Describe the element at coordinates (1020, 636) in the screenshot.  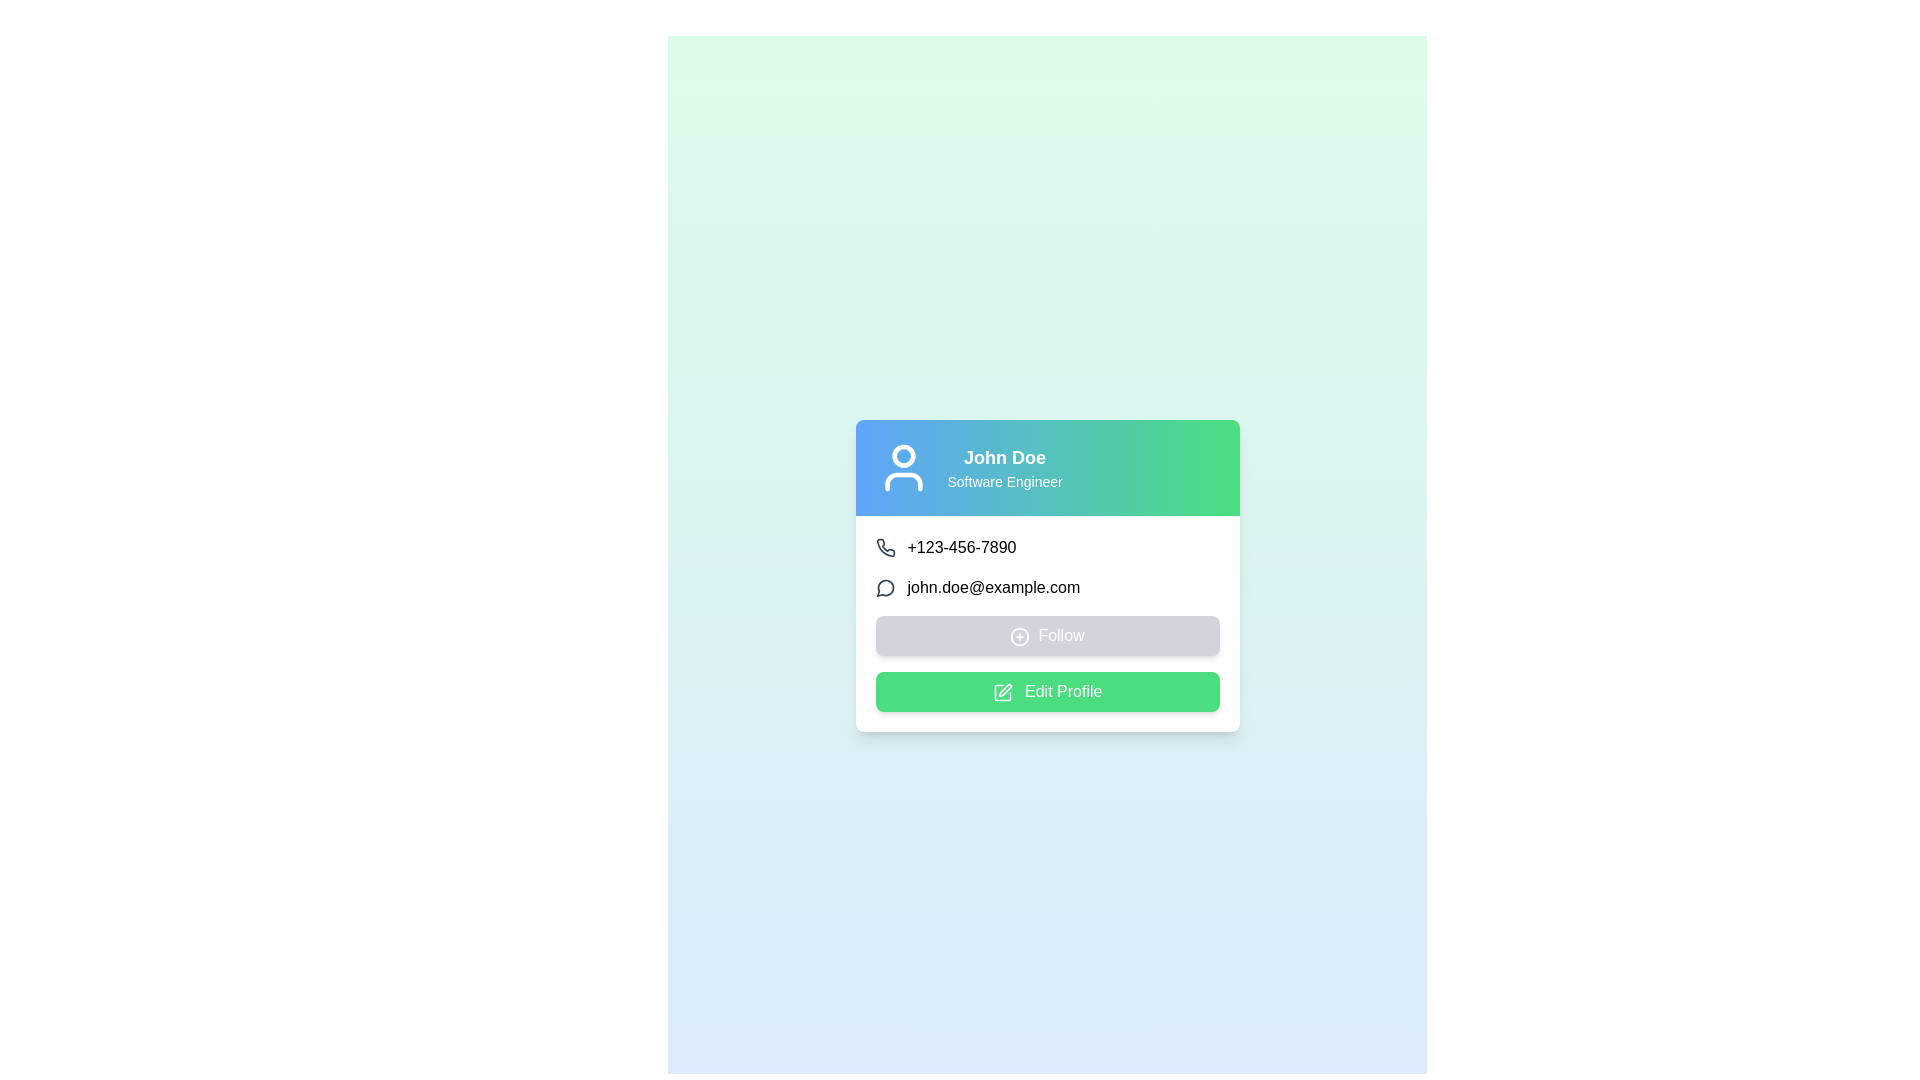
I see `the addition icon located to the left of the 'Follow' text in the Follow button` at that location.